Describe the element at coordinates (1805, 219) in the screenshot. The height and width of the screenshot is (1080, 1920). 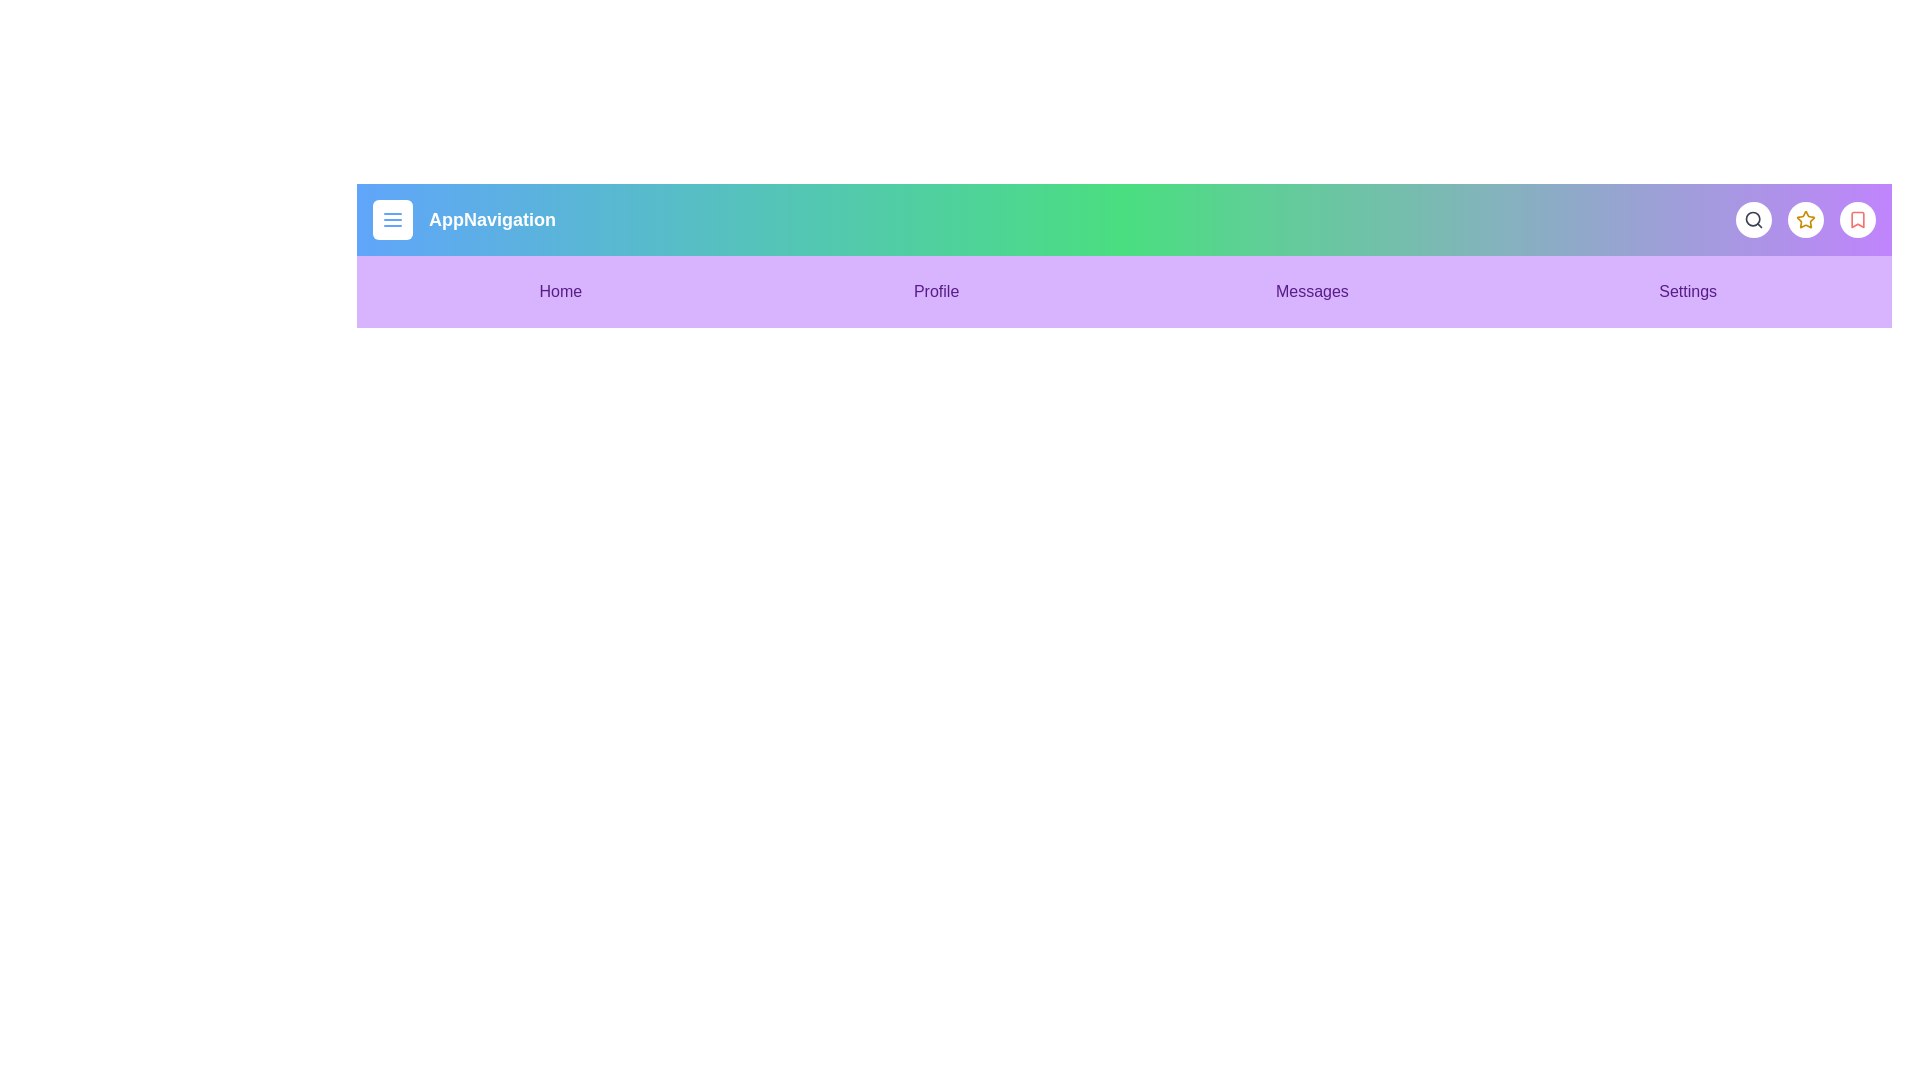
I see `the star icon to mark an item as favorite` at that location.